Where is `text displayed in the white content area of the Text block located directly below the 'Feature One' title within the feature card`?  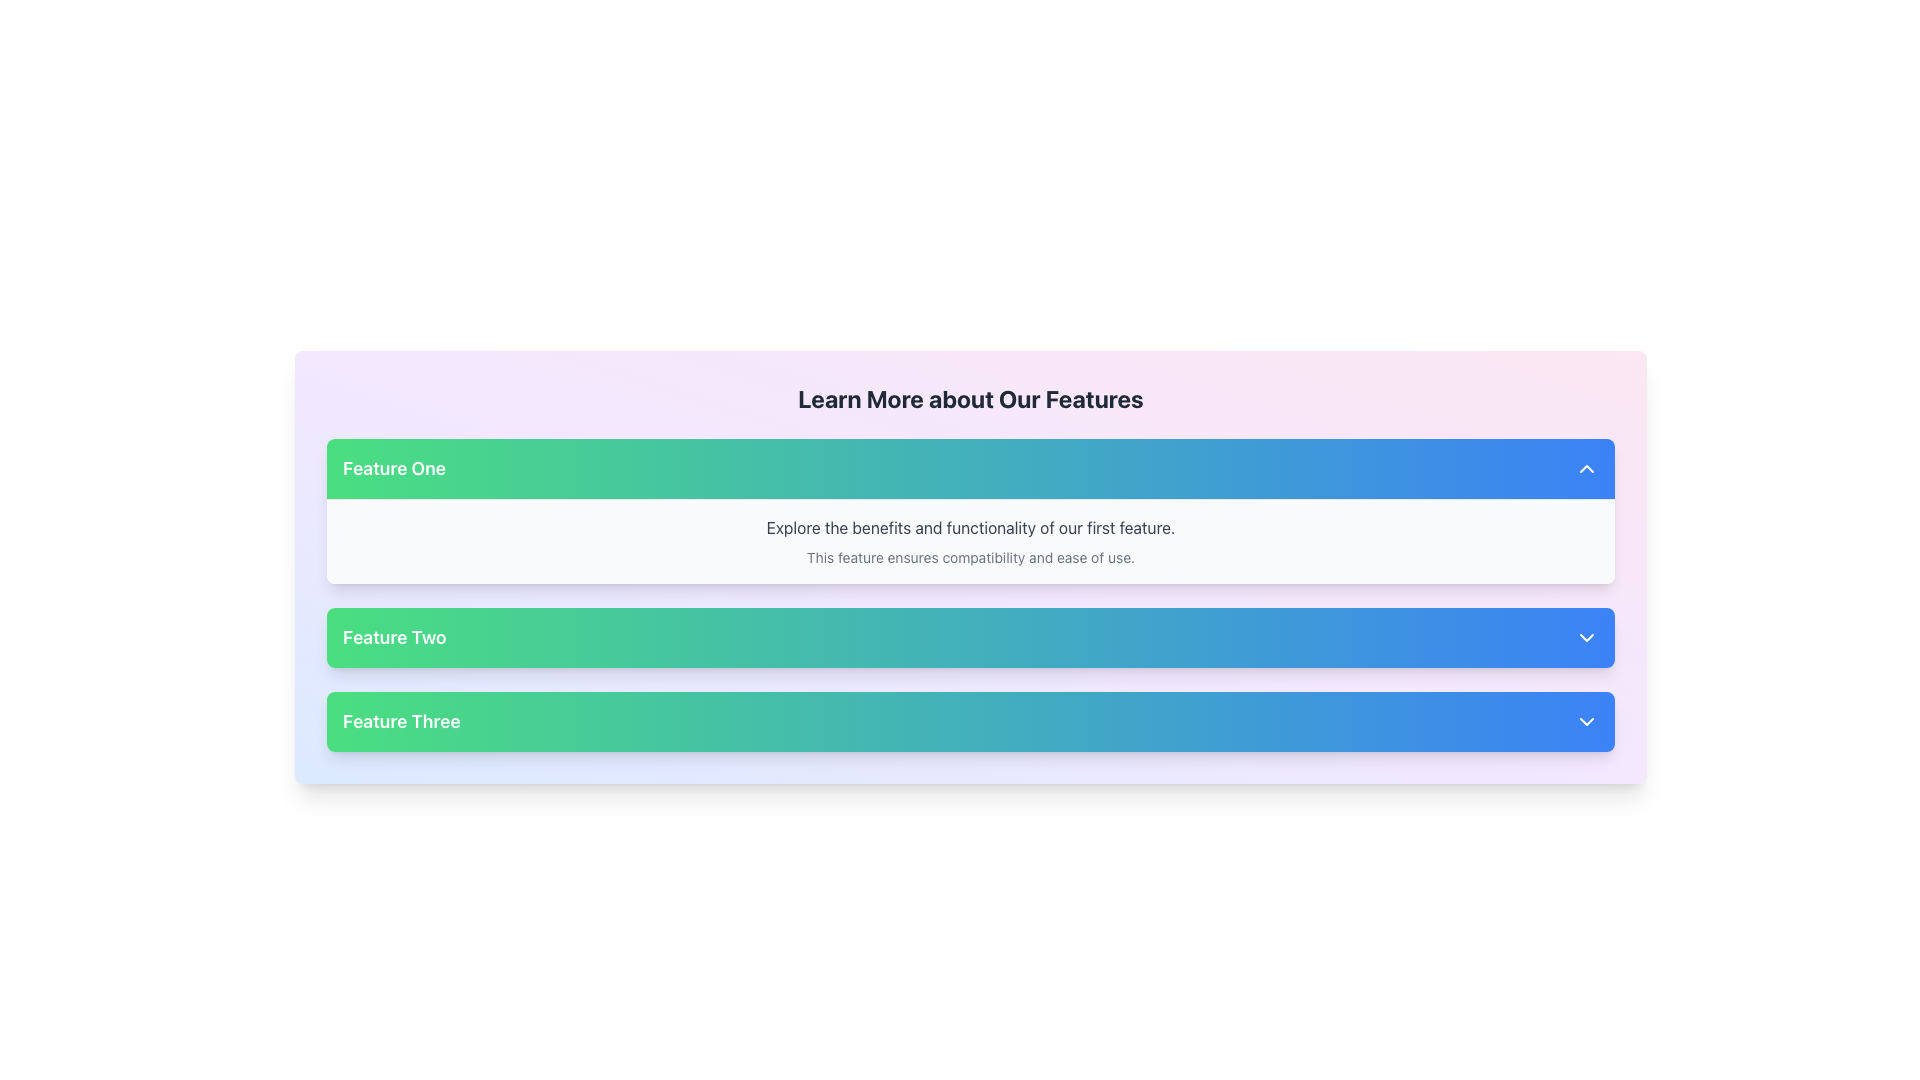
text displayed in the white content area of the Text block located directly below the 'Feature One' title within the feature card is located at coordinates (970, 540).